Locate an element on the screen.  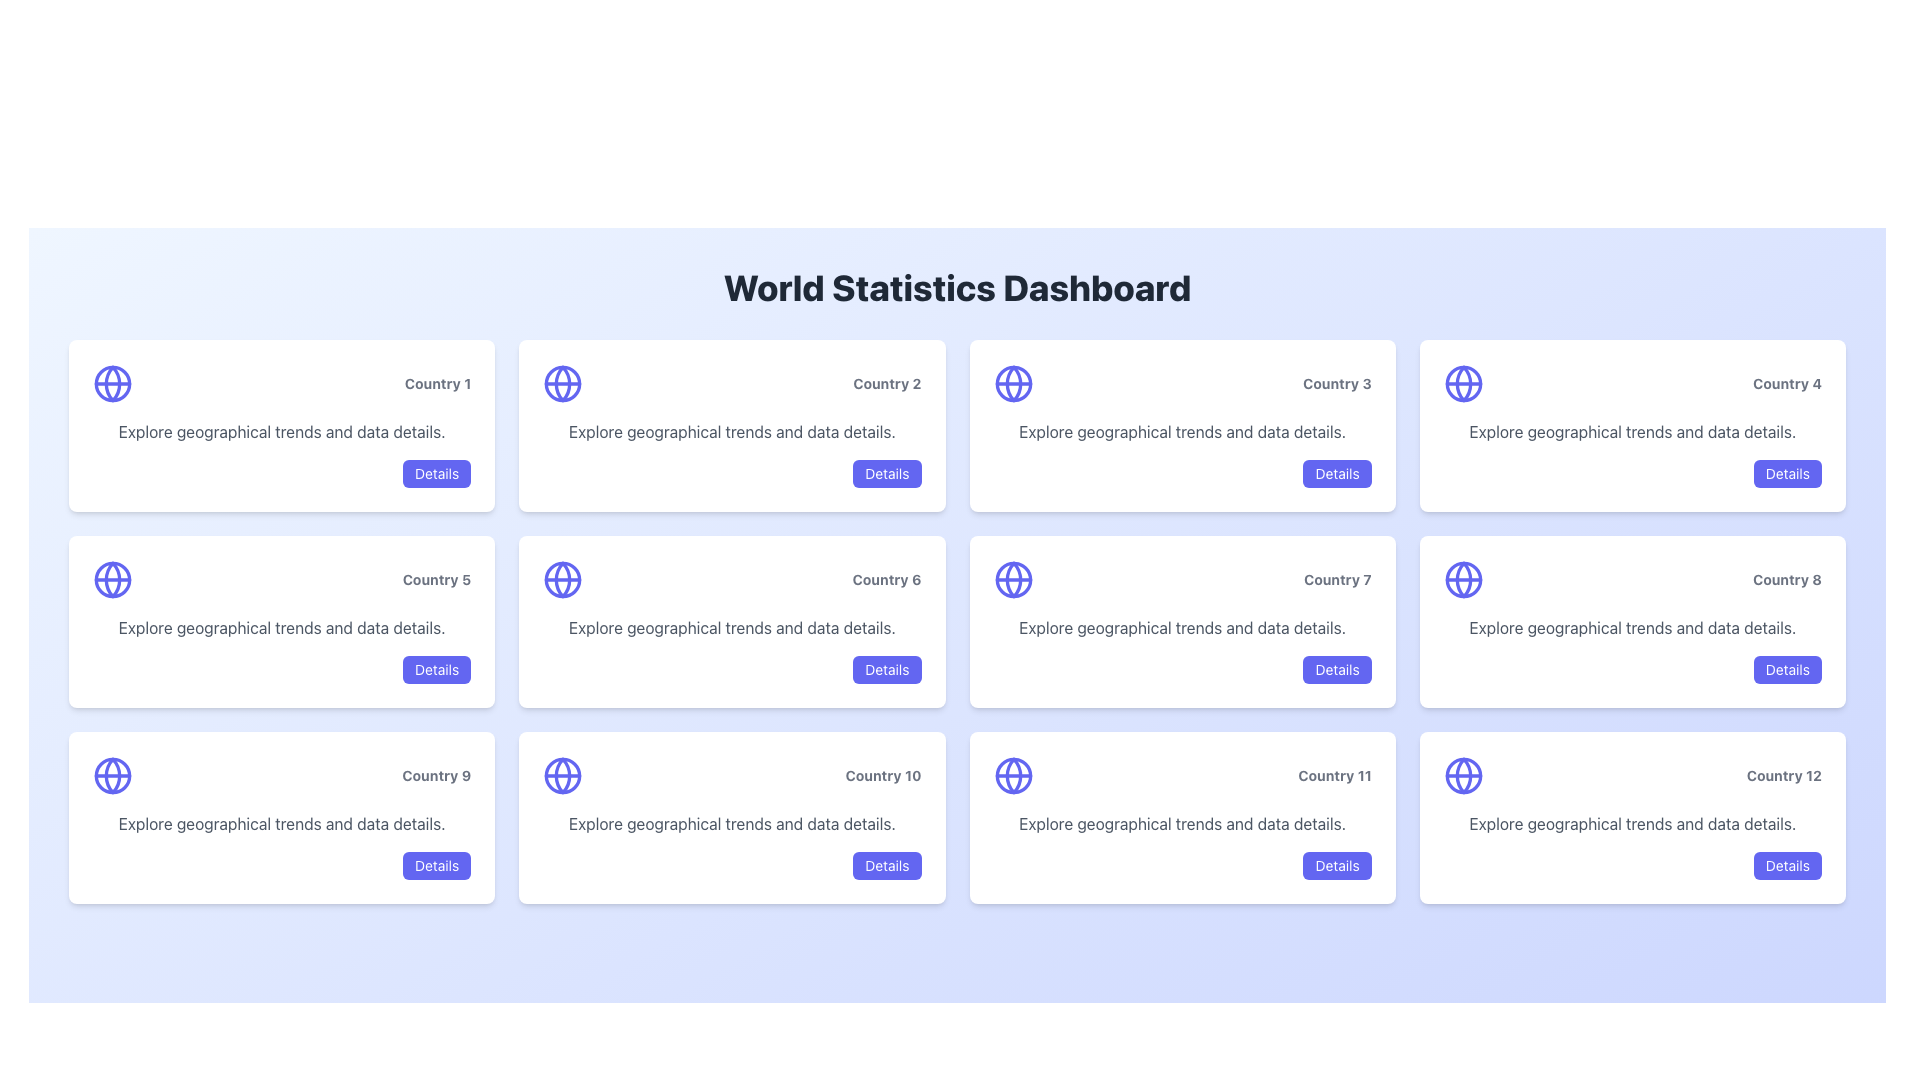
text label that says 'Explore geographical trends and data details.' located below the 'Country 5' label within the first card of the grid layout is located at coordinates (281, 627).